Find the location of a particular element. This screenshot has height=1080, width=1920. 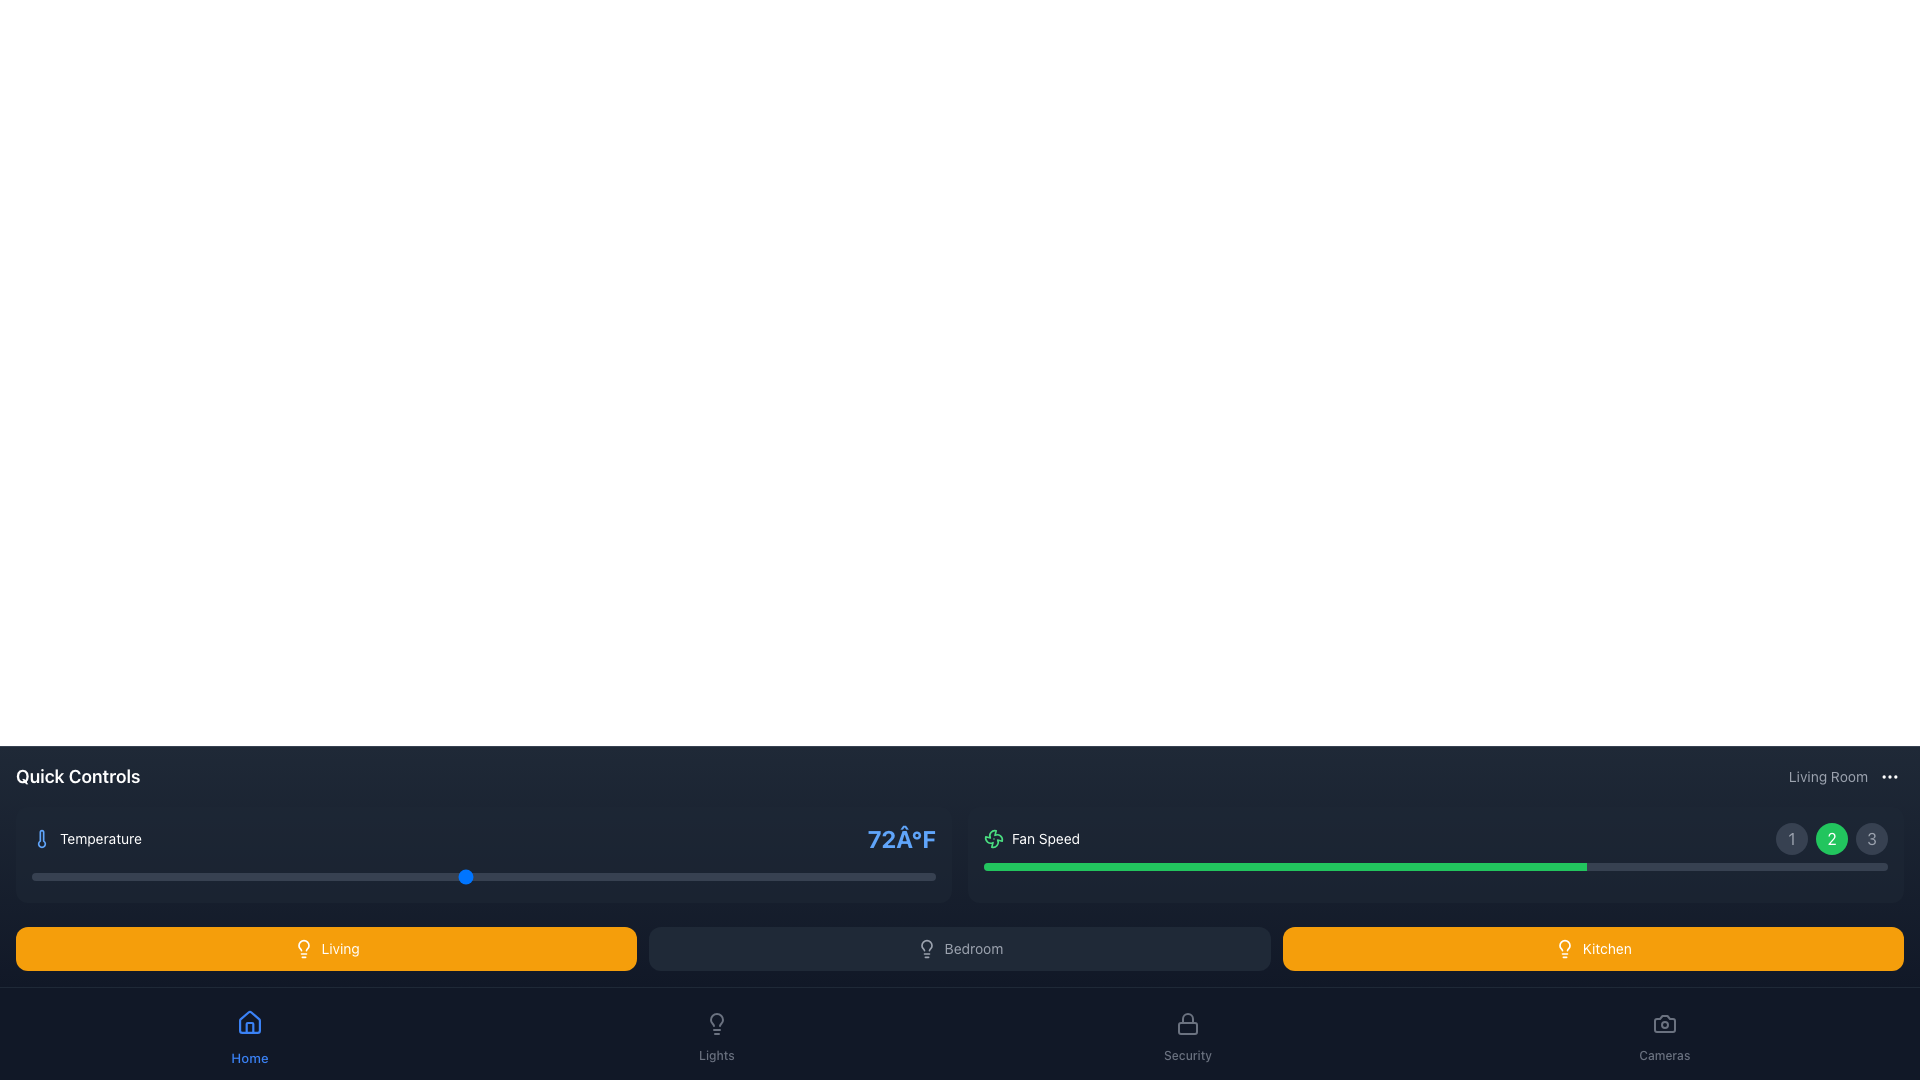

the second button in the 'Fan Speed' section is located at coordinates (1832, 839).